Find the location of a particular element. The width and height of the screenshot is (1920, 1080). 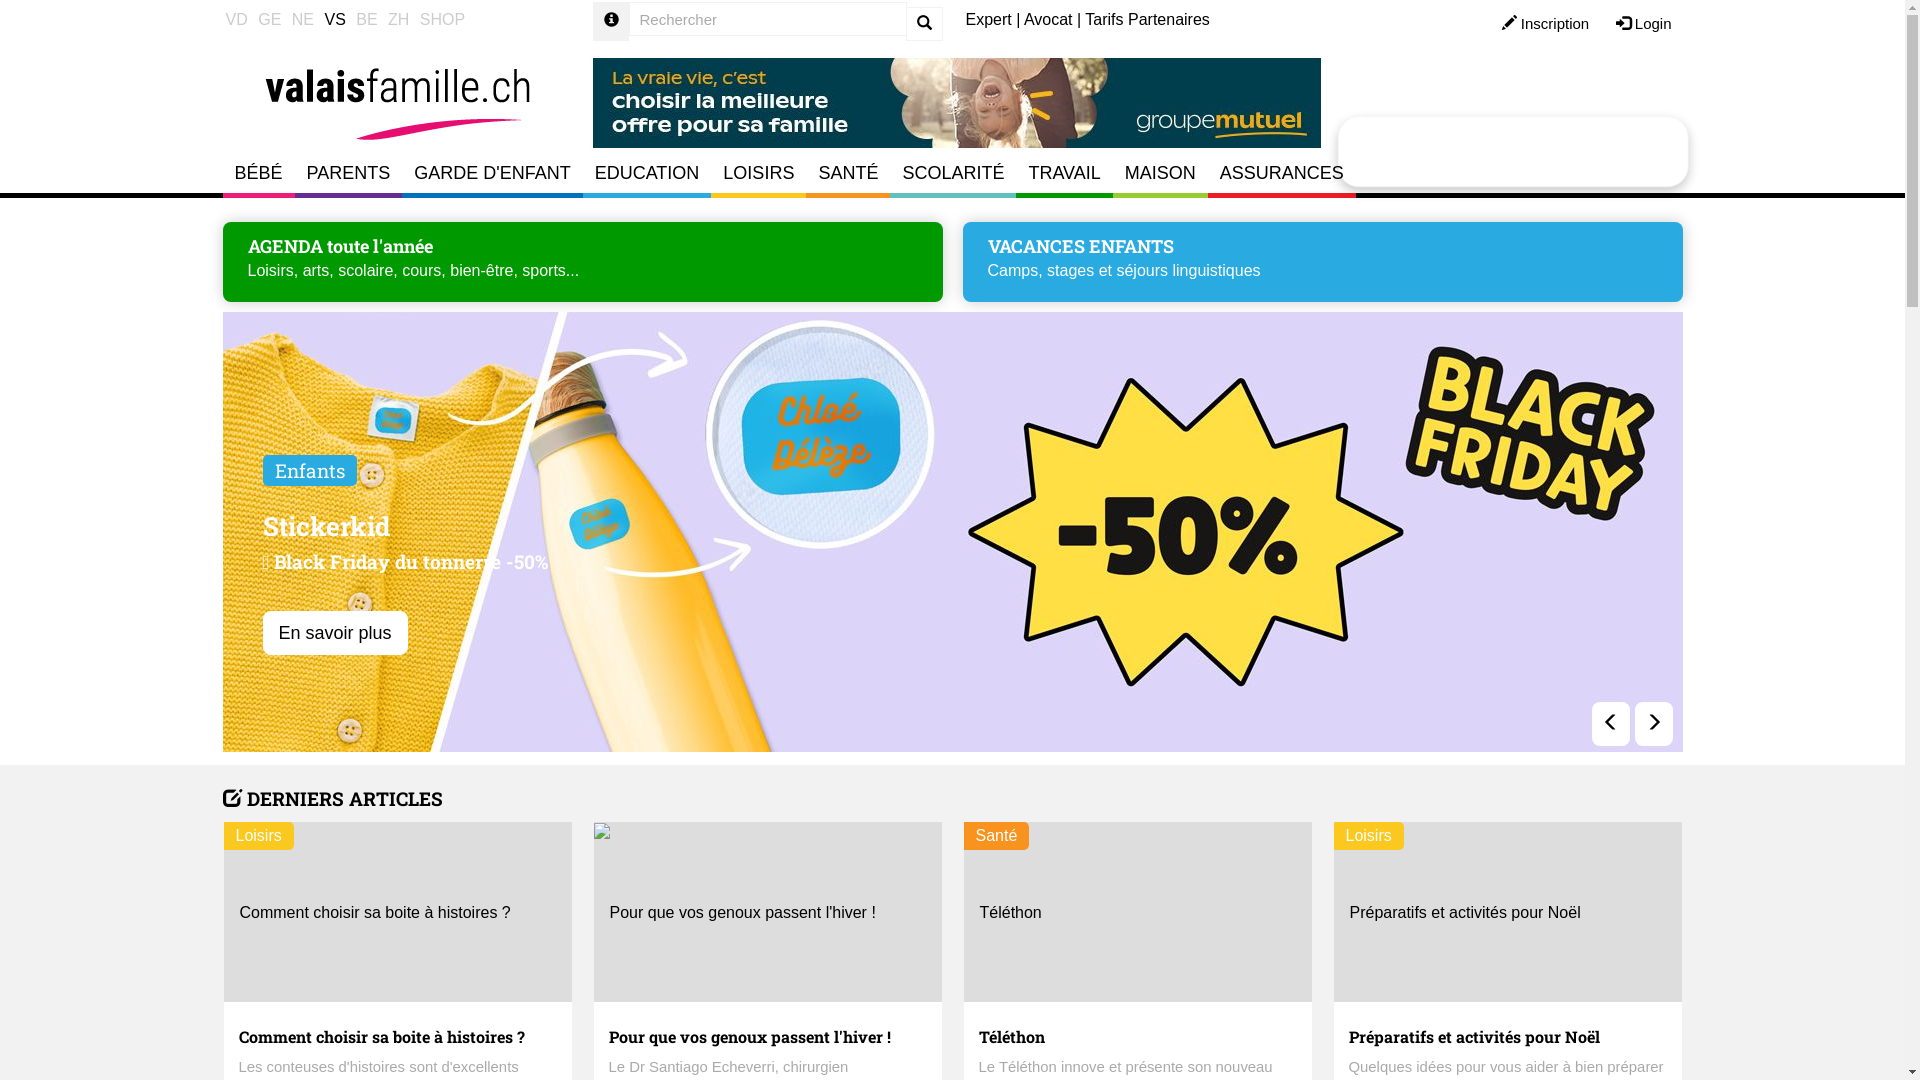

'GARDE D'ENFANT' is located at coordinates (491, 172).